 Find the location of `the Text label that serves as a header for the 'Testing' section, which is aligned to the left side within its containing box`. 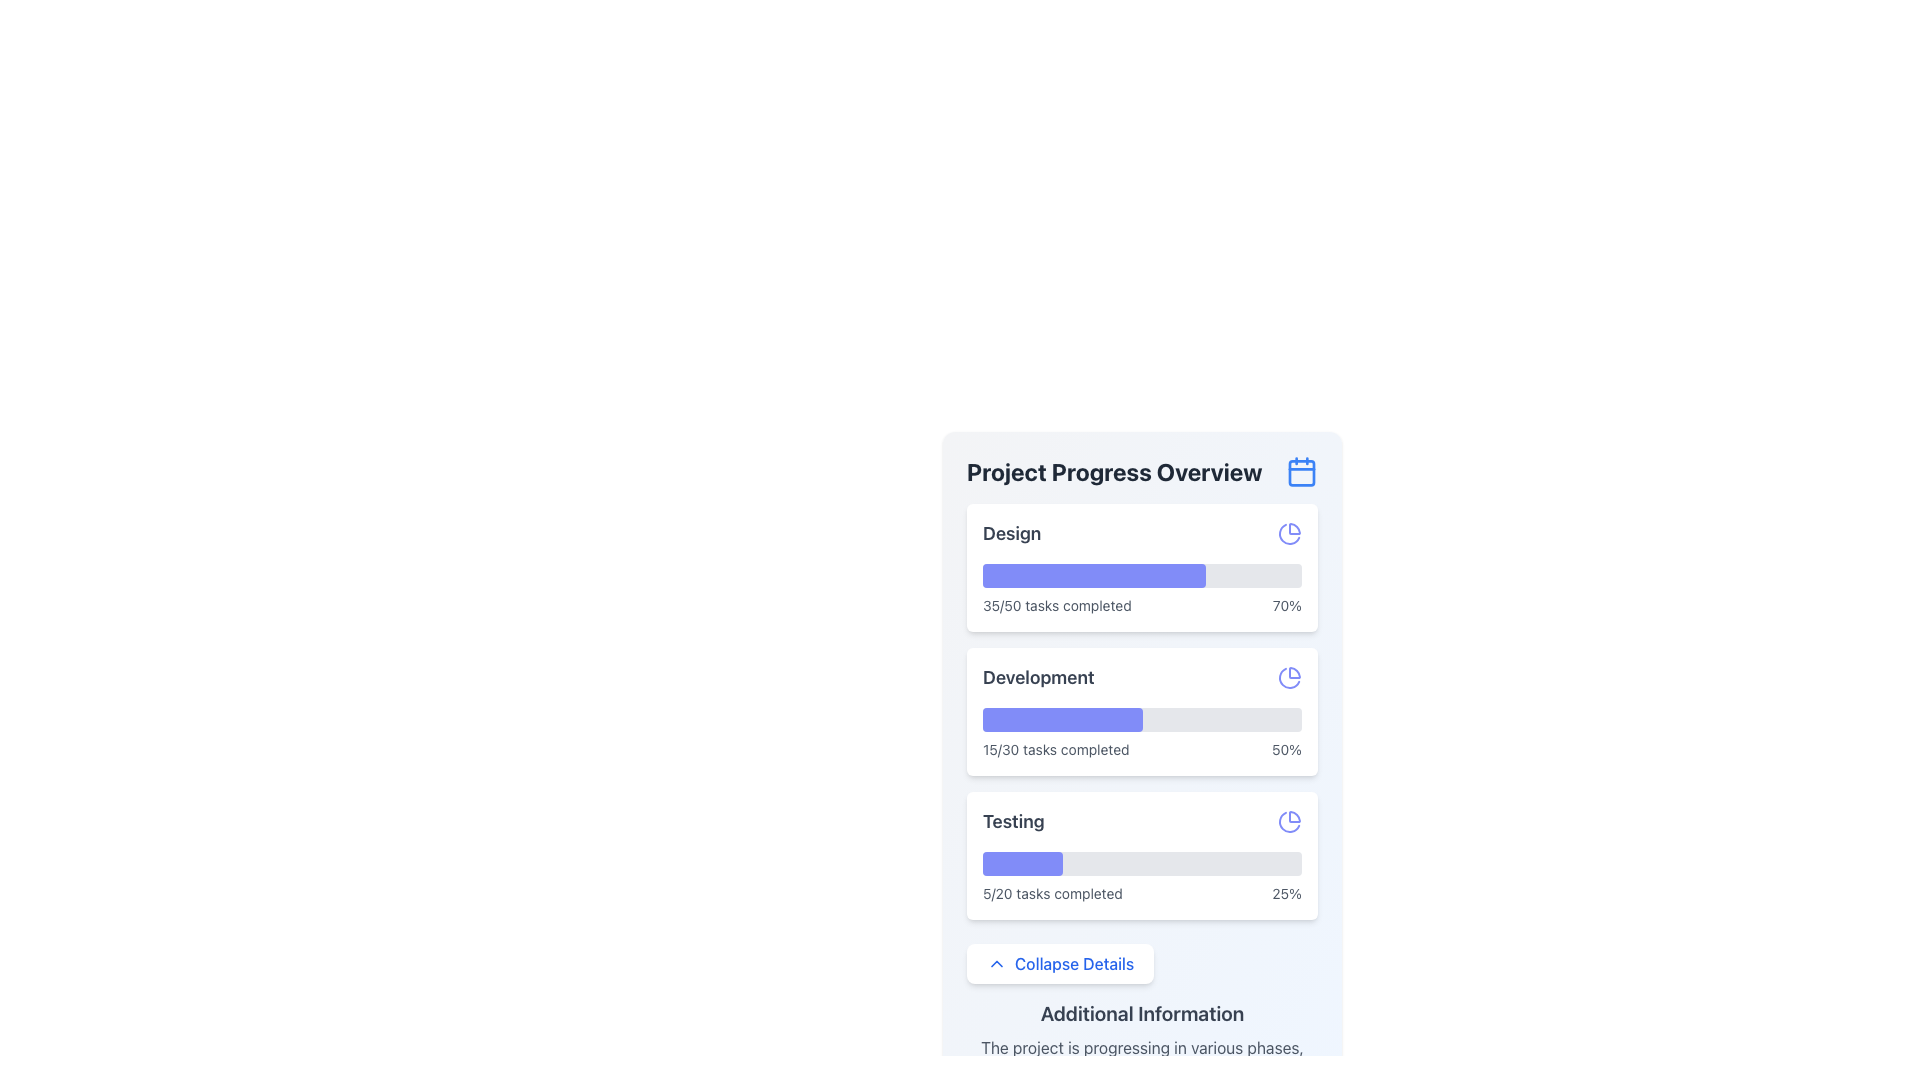

the Text label that serves as a header for the 'Testing' section, which is aligned to the left side within its containing box is located at coordinates (1013, 821).